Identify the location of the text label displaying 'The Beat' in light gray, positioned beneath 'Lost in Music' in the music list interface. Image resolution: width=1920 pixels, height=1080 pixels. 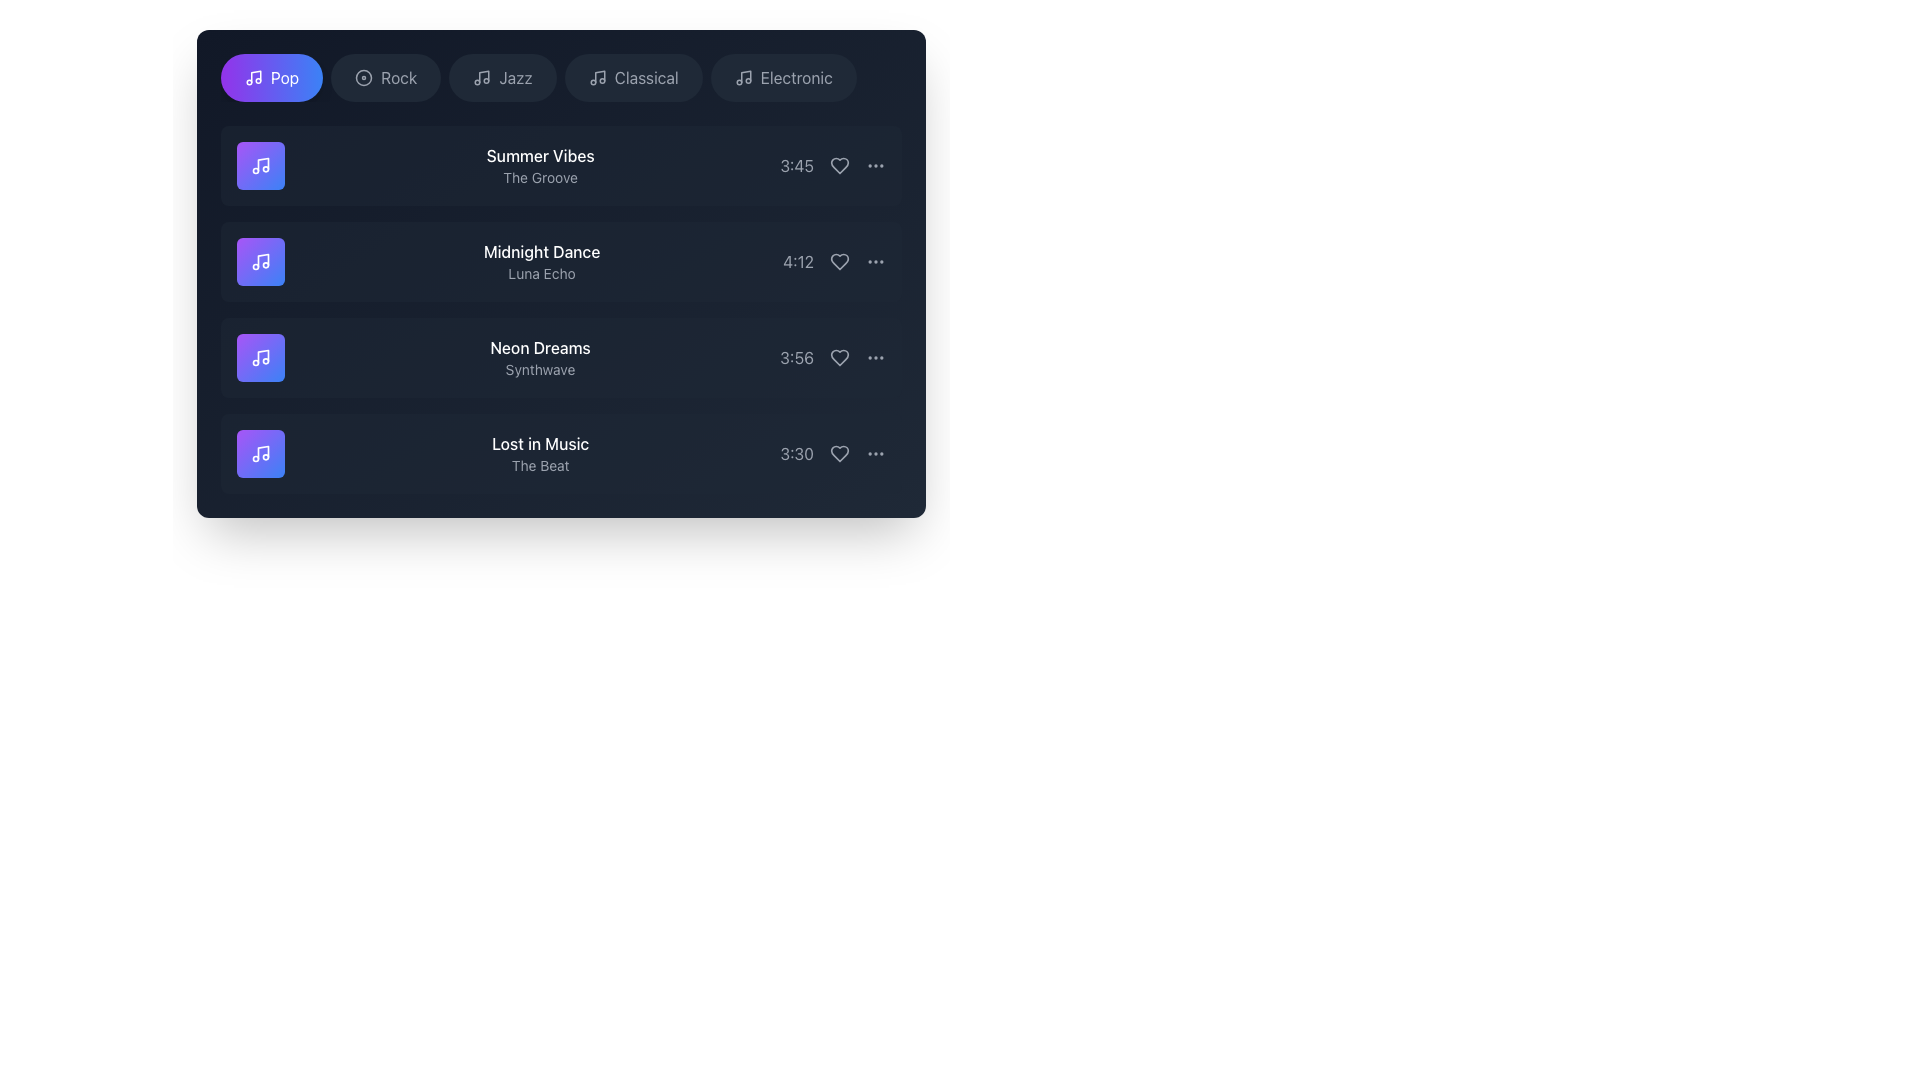
(540, 466).